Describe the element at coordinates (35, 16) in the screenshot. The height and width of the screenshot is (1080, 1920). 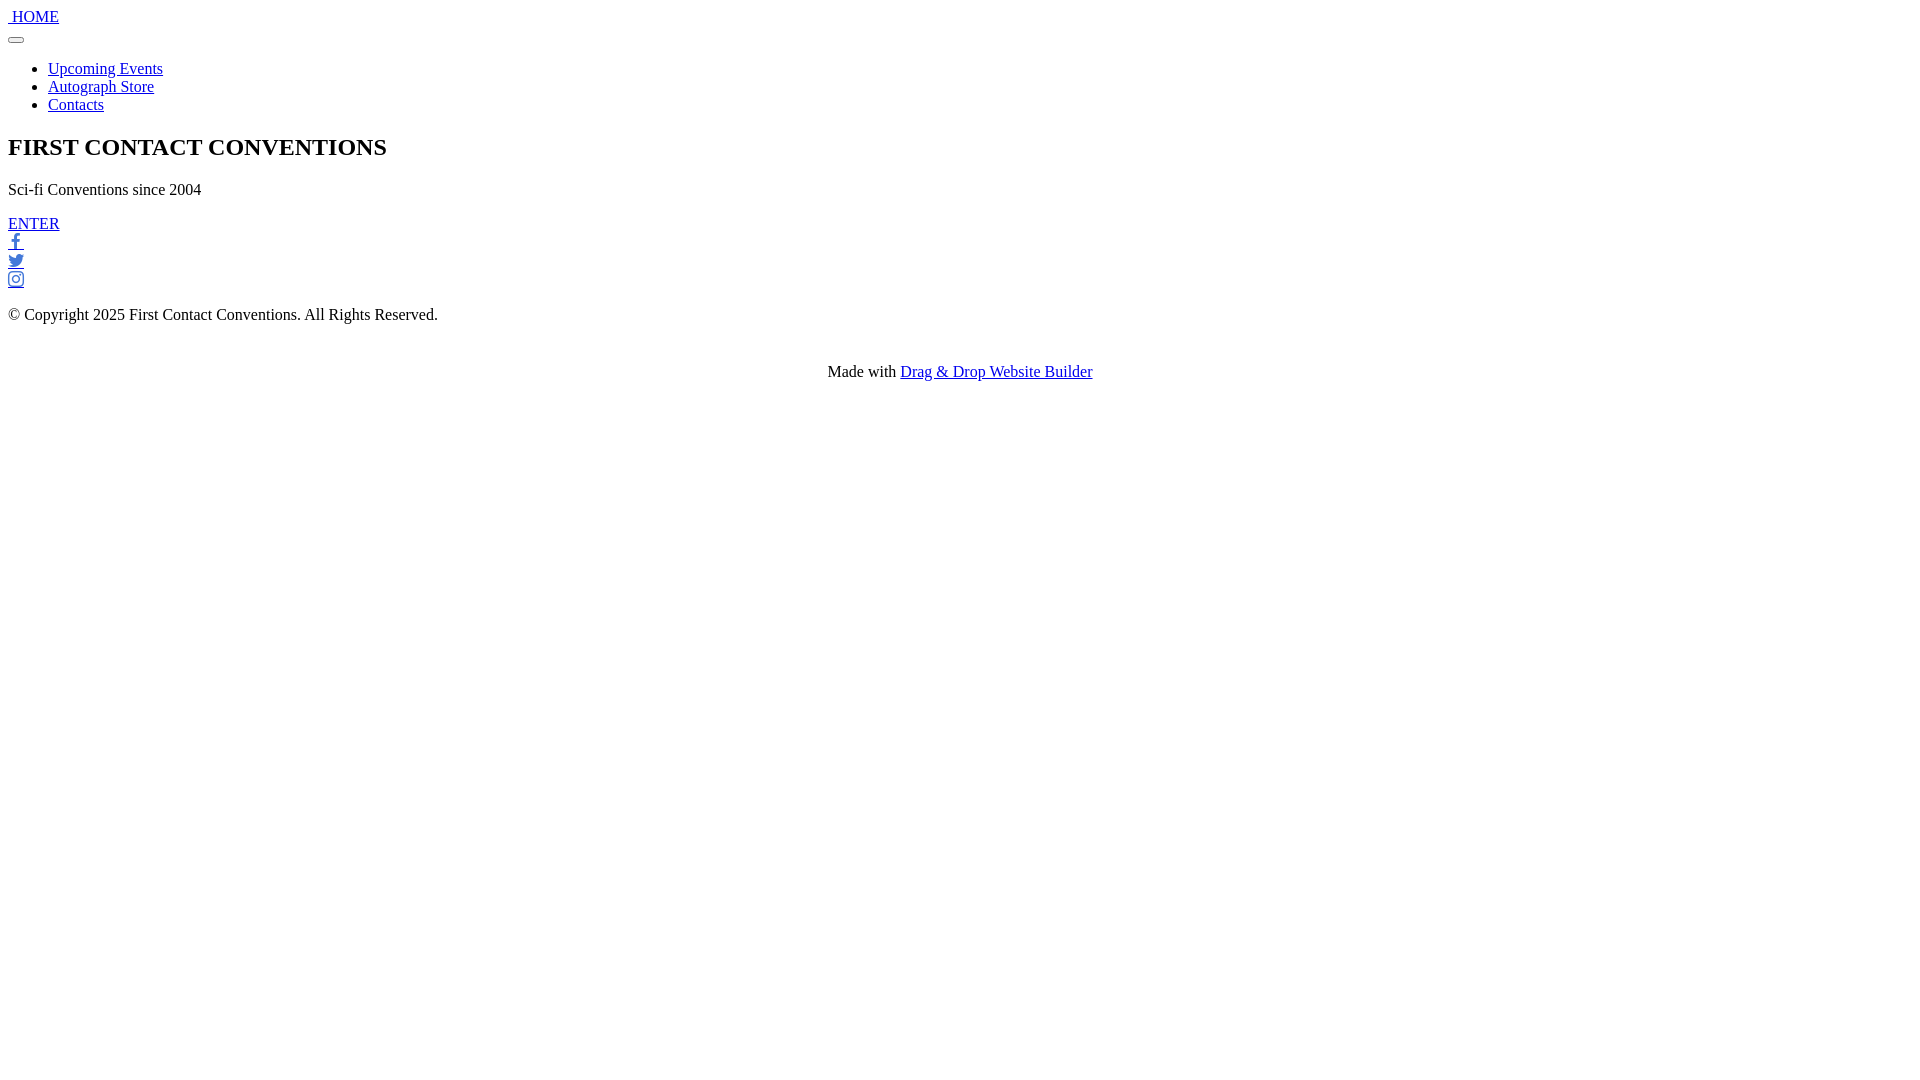
I see `'HOME'` at that location.